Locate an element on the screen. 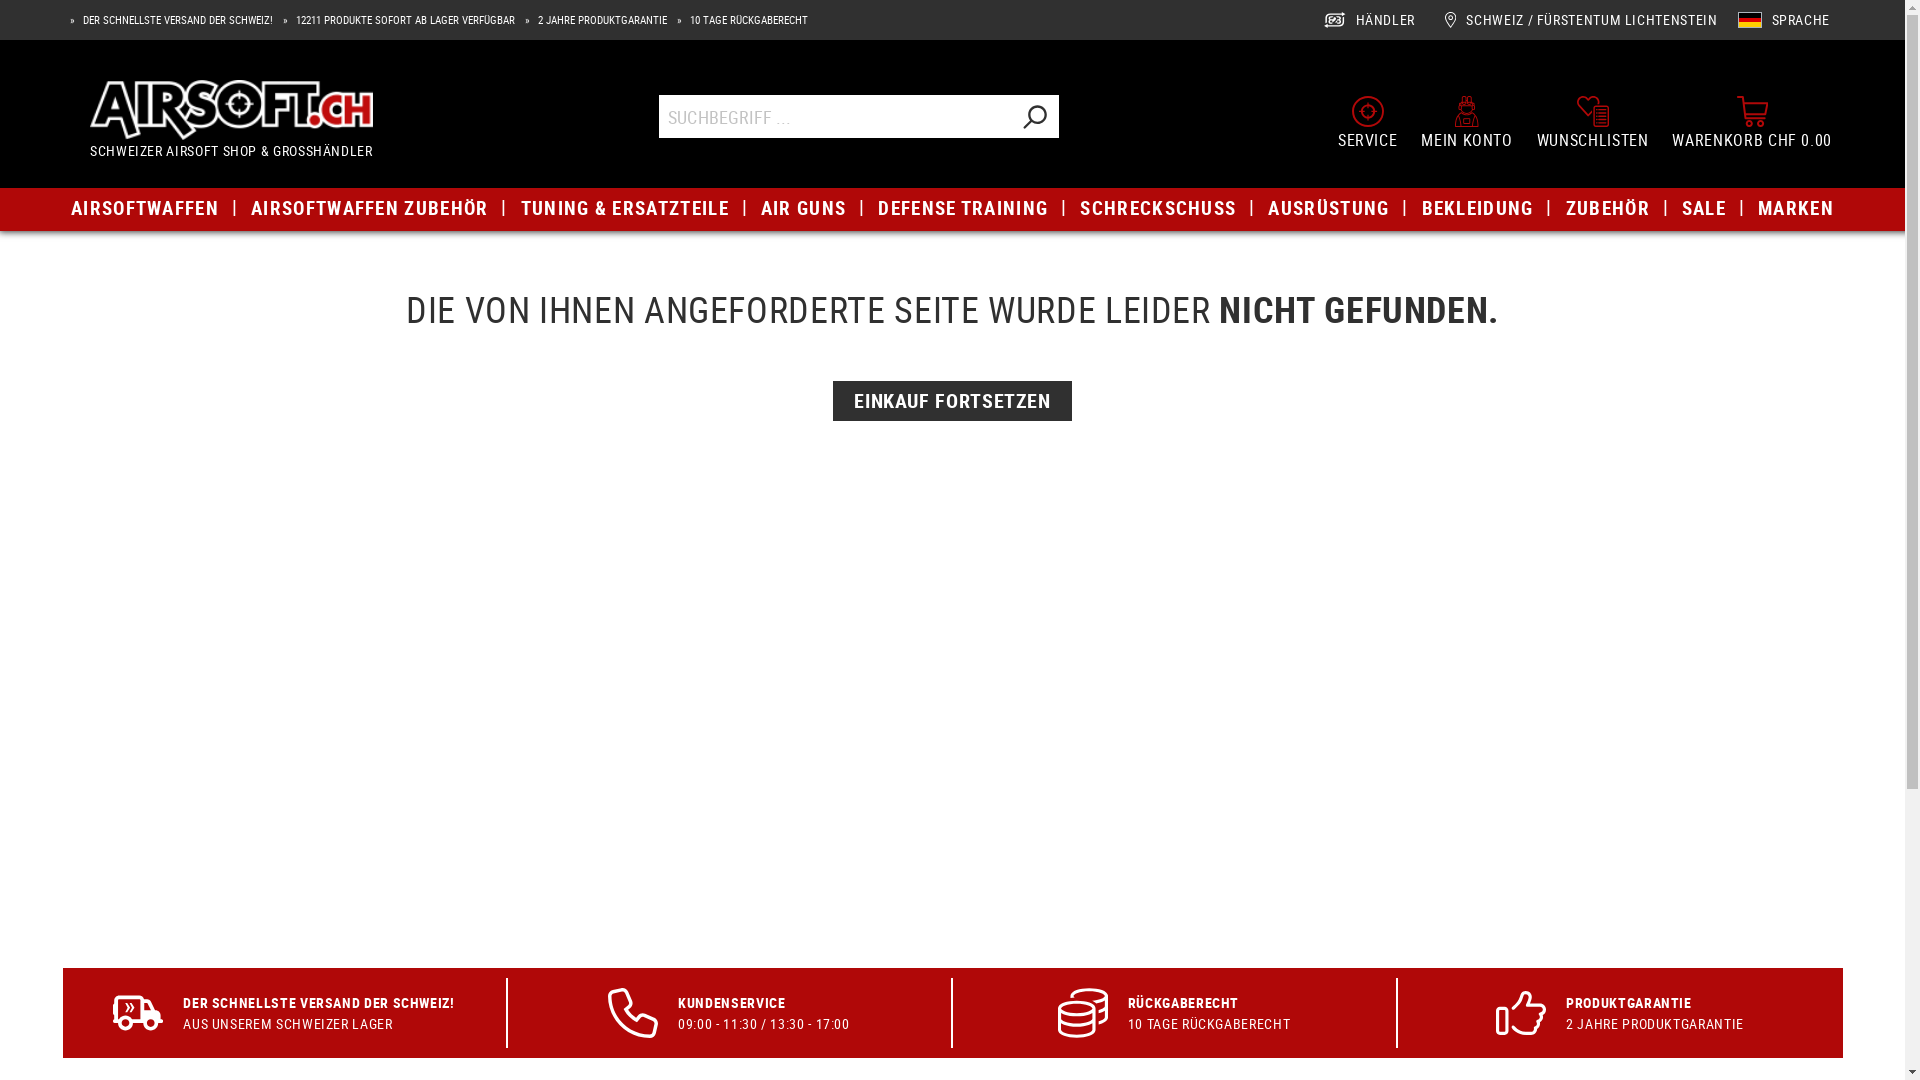 This screenshot has height=1080, width=1920. 'SALE' is located at coordinates (1703, 208).